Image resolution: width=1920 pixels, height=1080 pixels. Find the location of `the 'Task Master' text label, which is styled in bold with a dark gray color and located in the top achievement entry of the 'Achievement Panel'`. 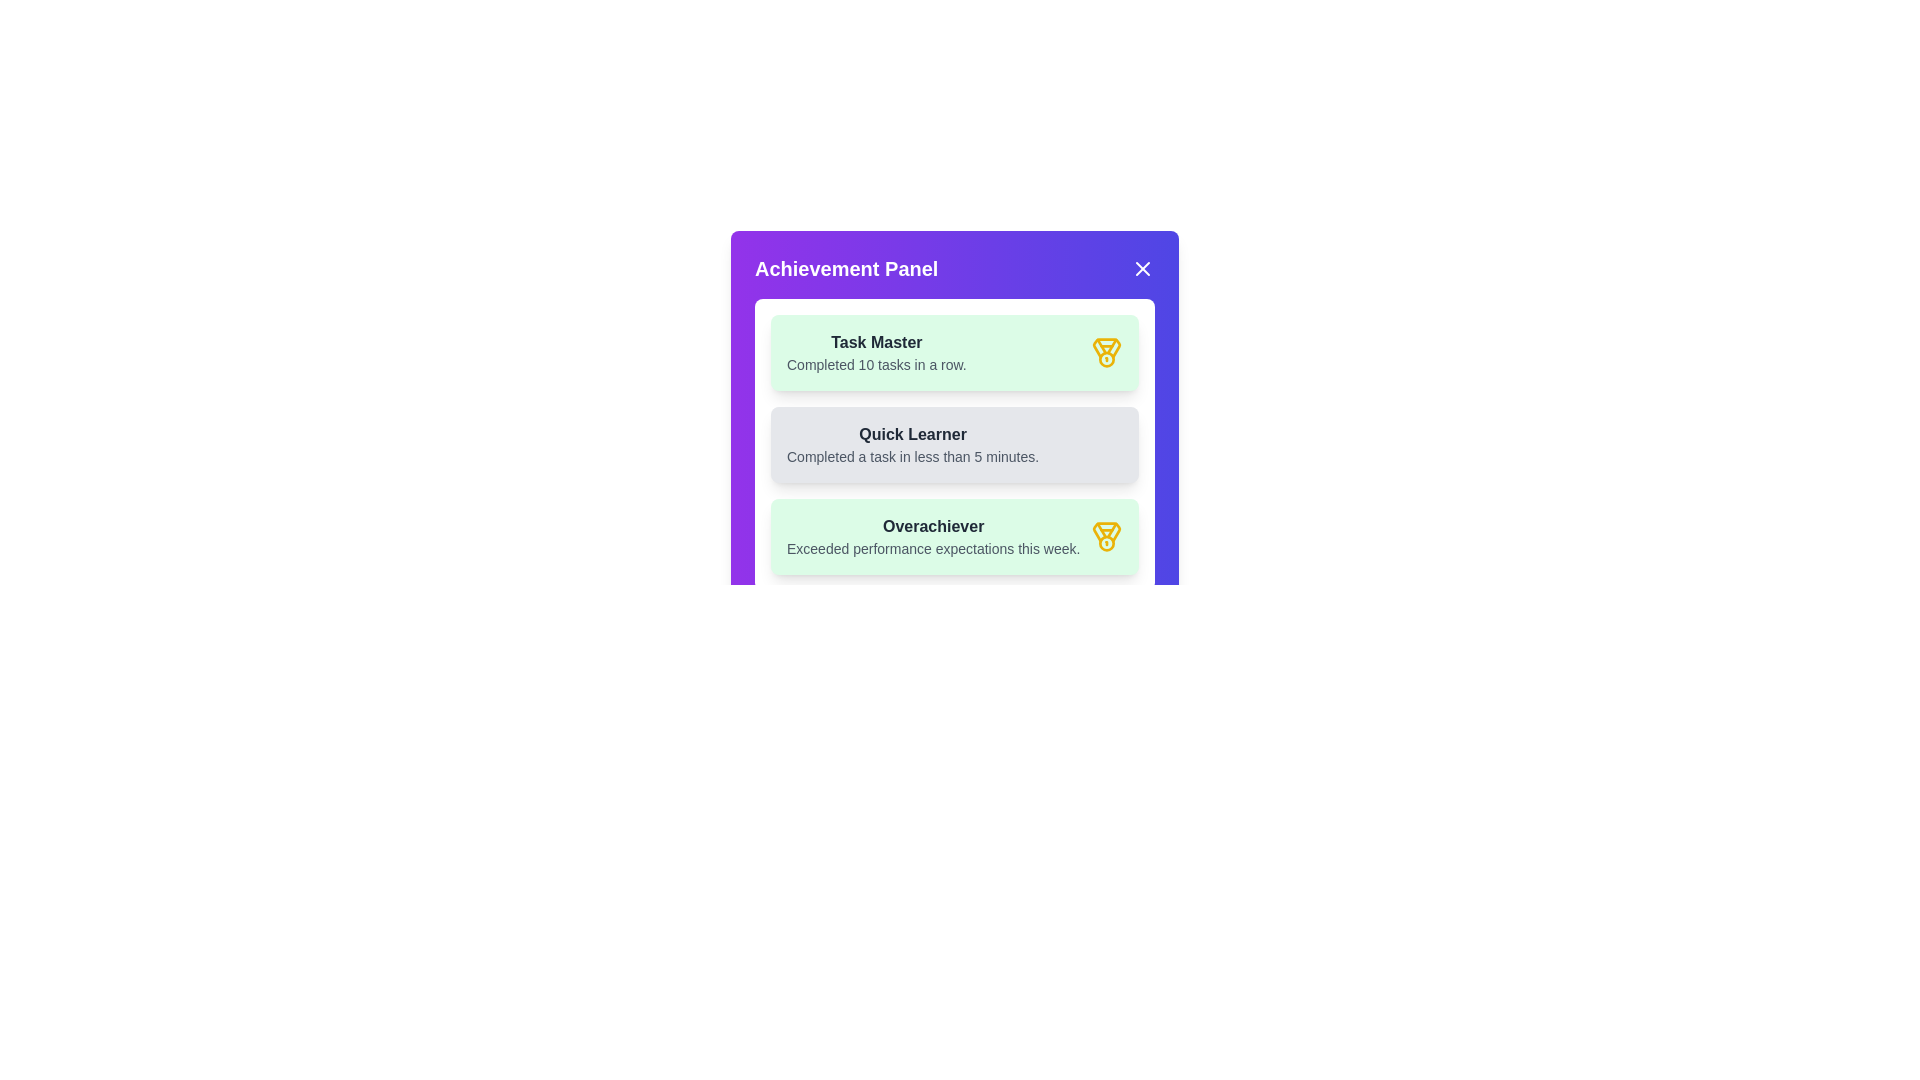

the 'Task Master' text label, which is styled in bold with a dark gray color and located in the top achievement entry of the 'Achievement Panel' is located at coordinates (876, 342).